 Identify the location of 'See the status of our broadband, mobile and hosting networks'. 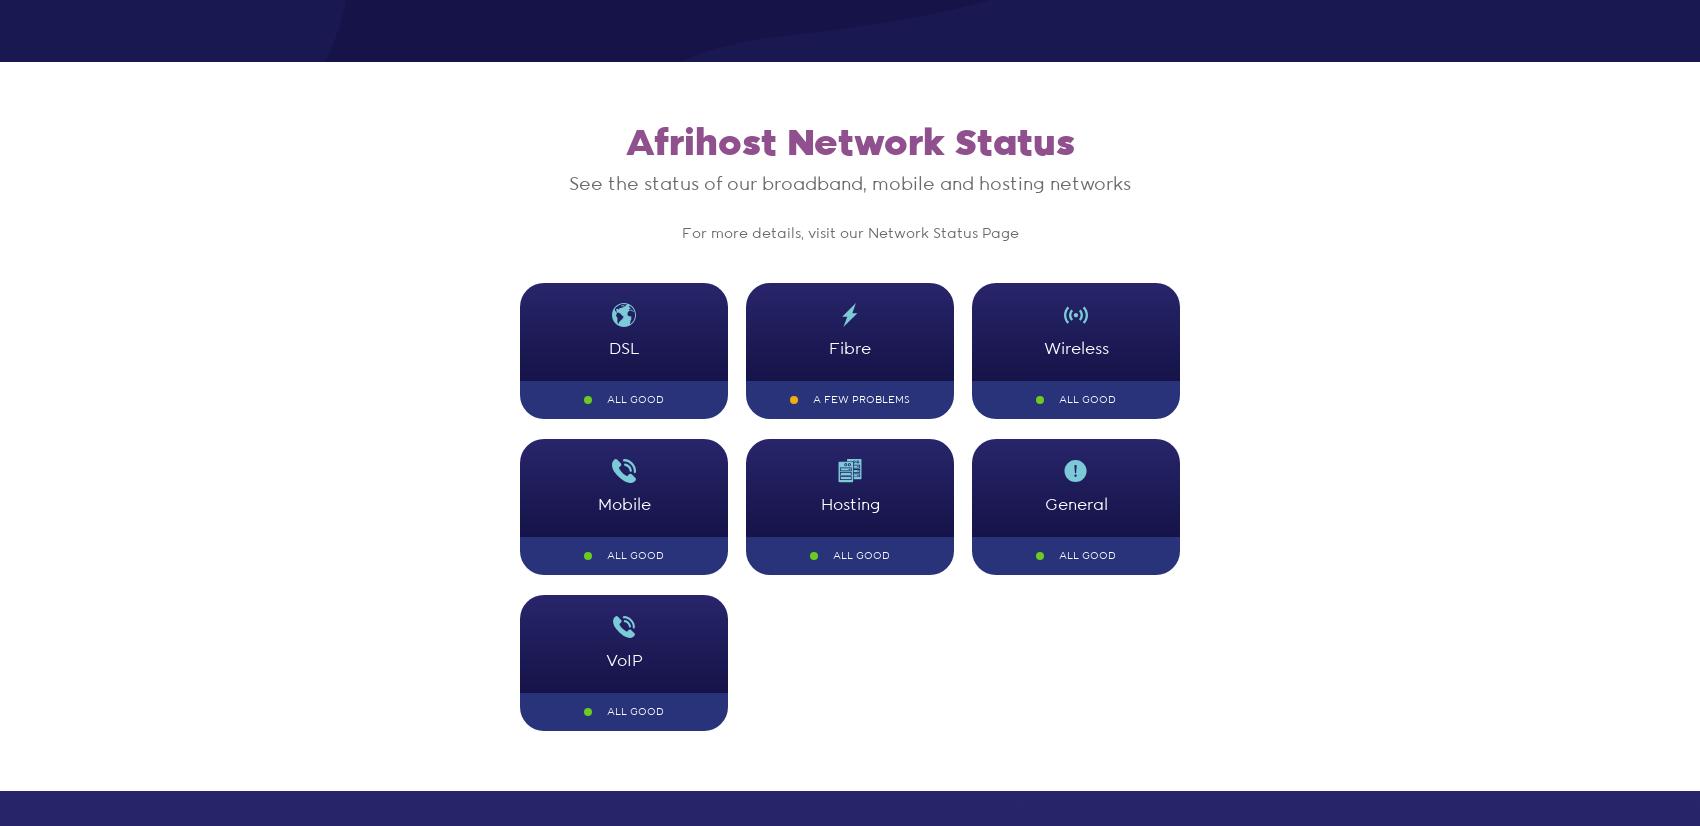
(850, 185).